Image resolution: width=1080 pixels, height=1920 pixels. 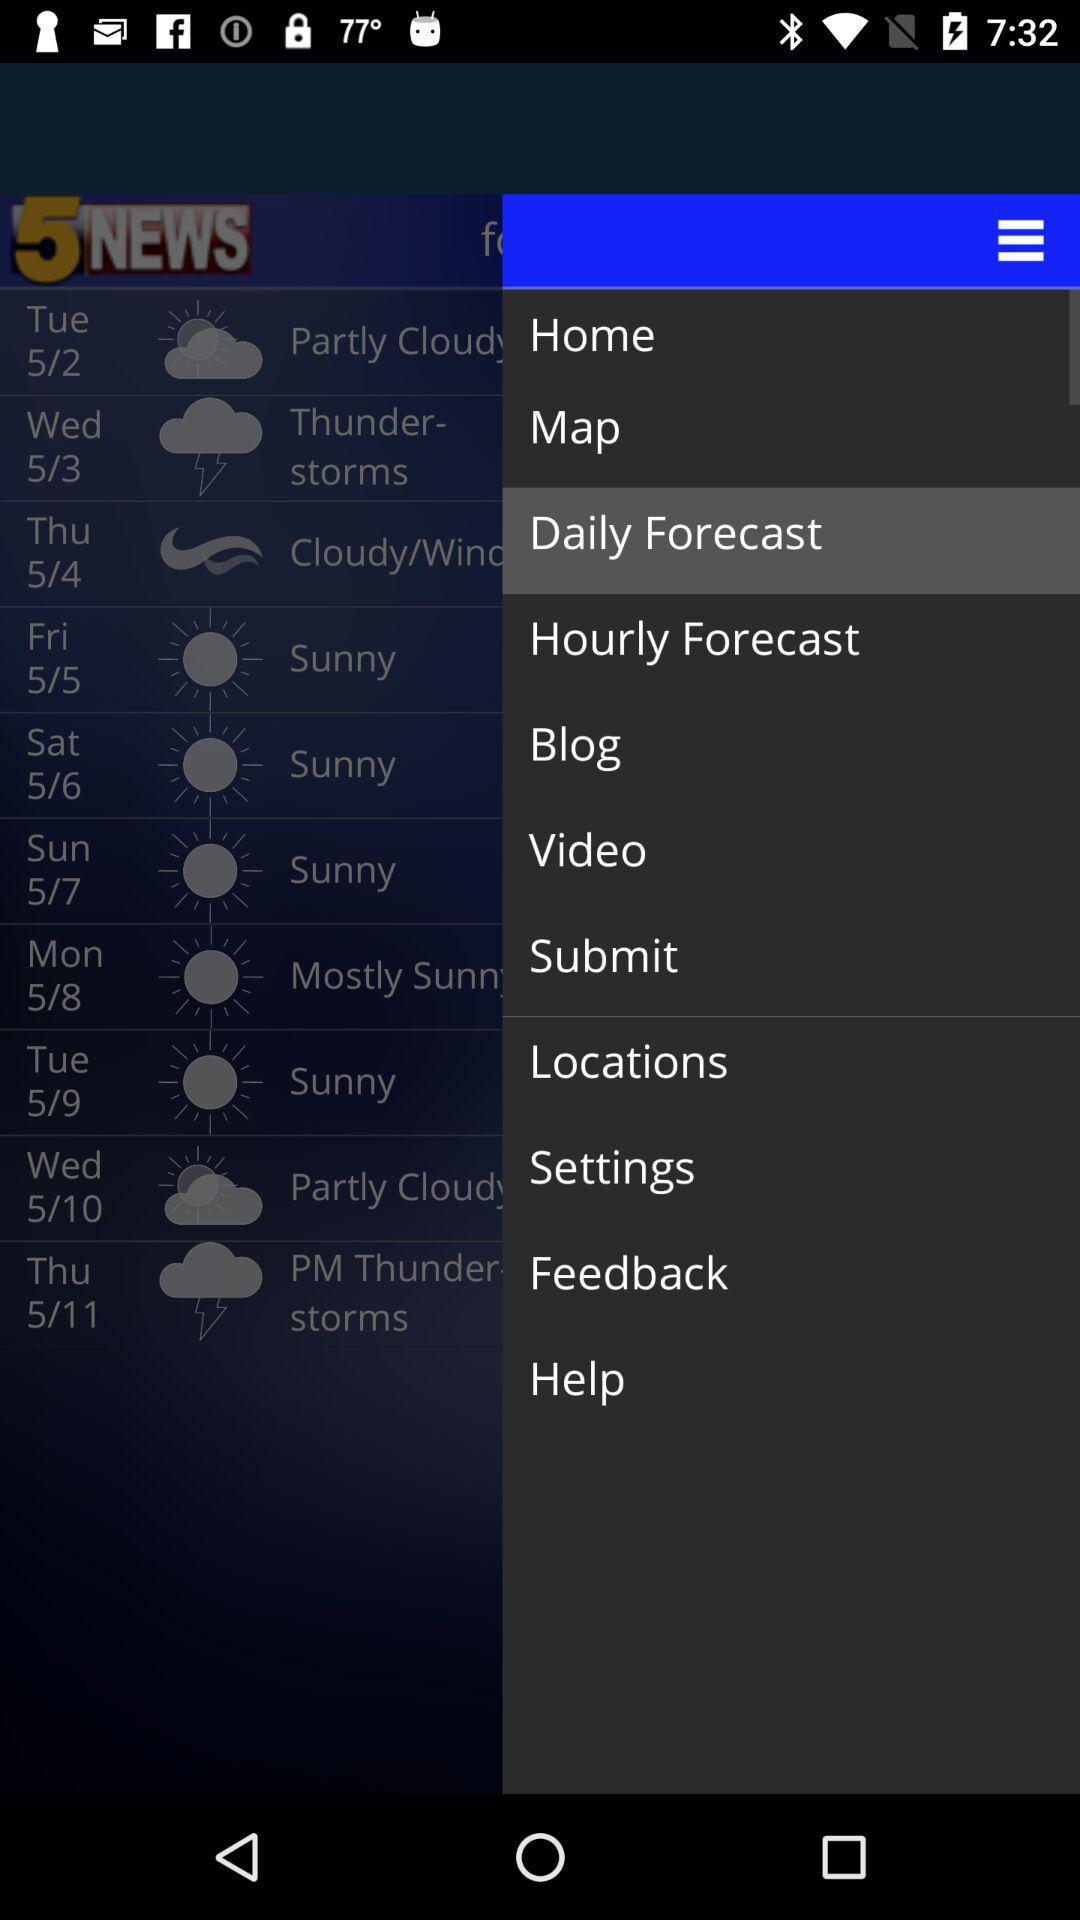 I want to click on the date_range icon, so click(x=131, y=240).